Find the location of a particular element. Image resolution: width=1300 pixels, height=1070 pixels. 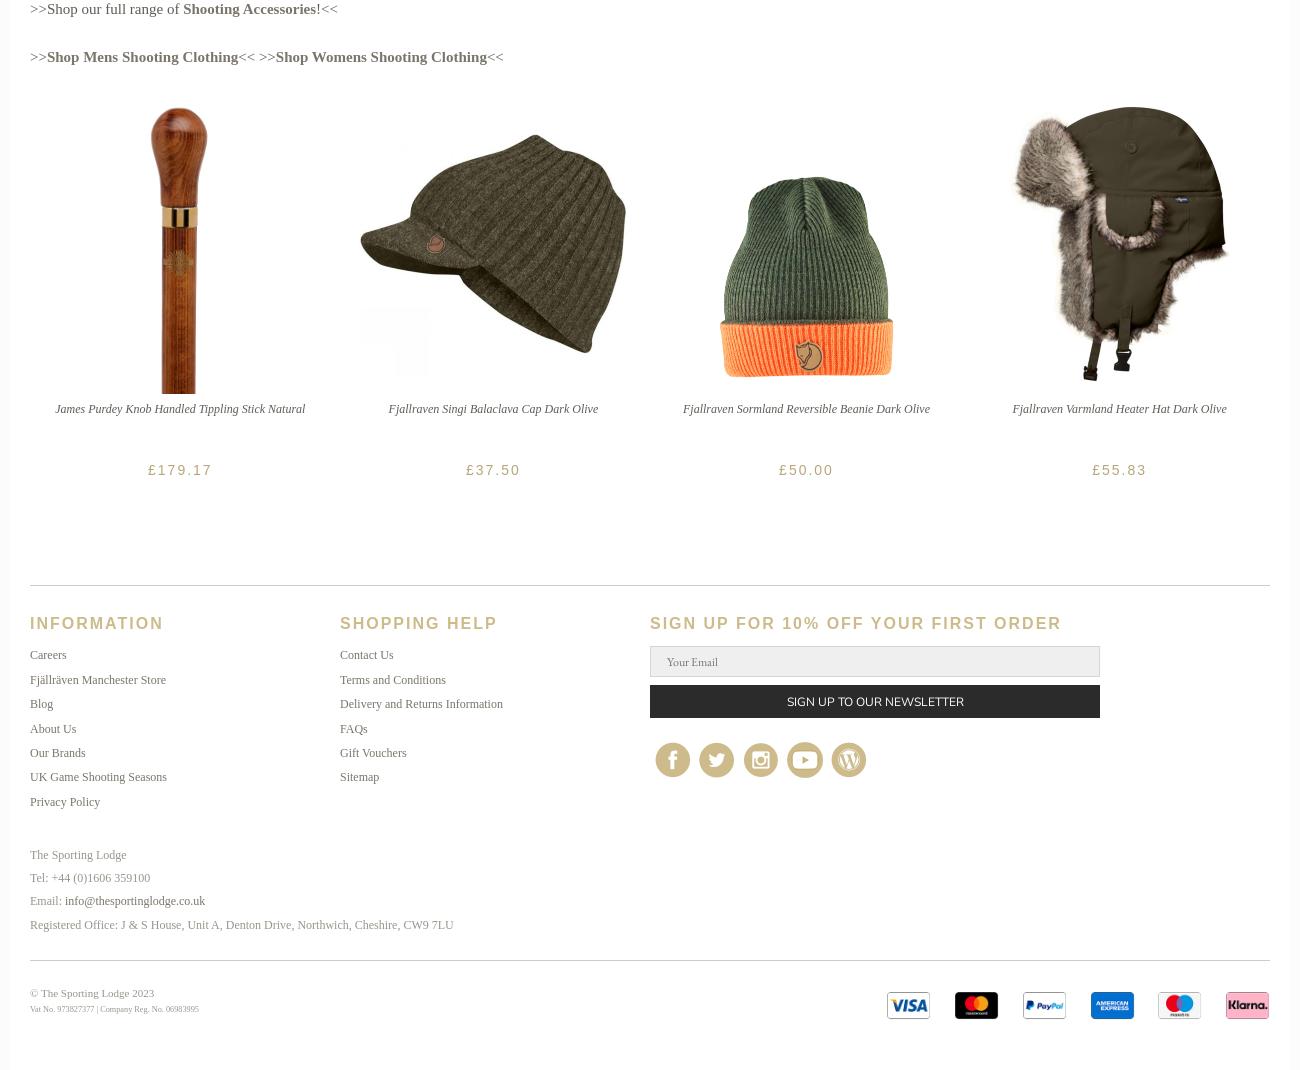

'179.17' is located at coordinates (184, 470).